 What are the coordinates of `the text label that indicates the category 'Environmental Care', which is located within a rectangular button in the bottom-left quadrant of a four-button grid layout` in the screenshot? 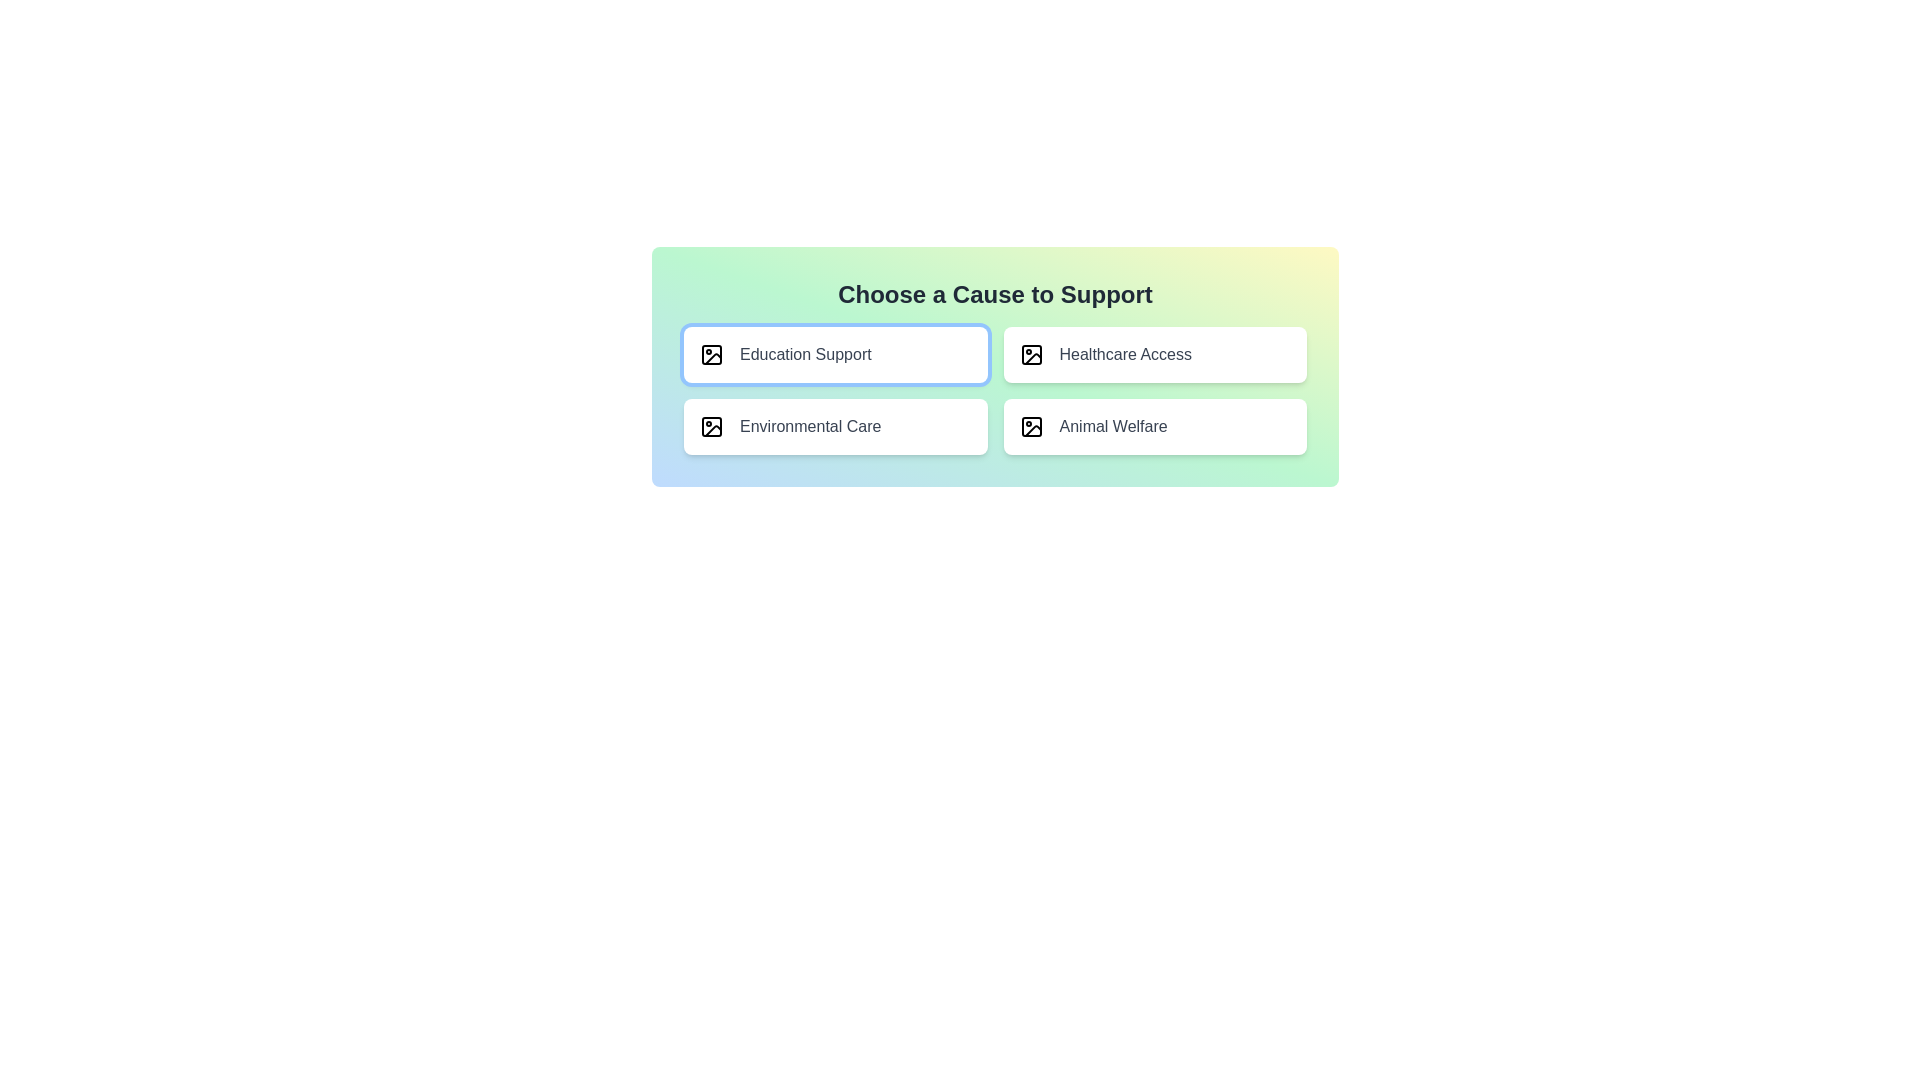 It's located at (810, 426).